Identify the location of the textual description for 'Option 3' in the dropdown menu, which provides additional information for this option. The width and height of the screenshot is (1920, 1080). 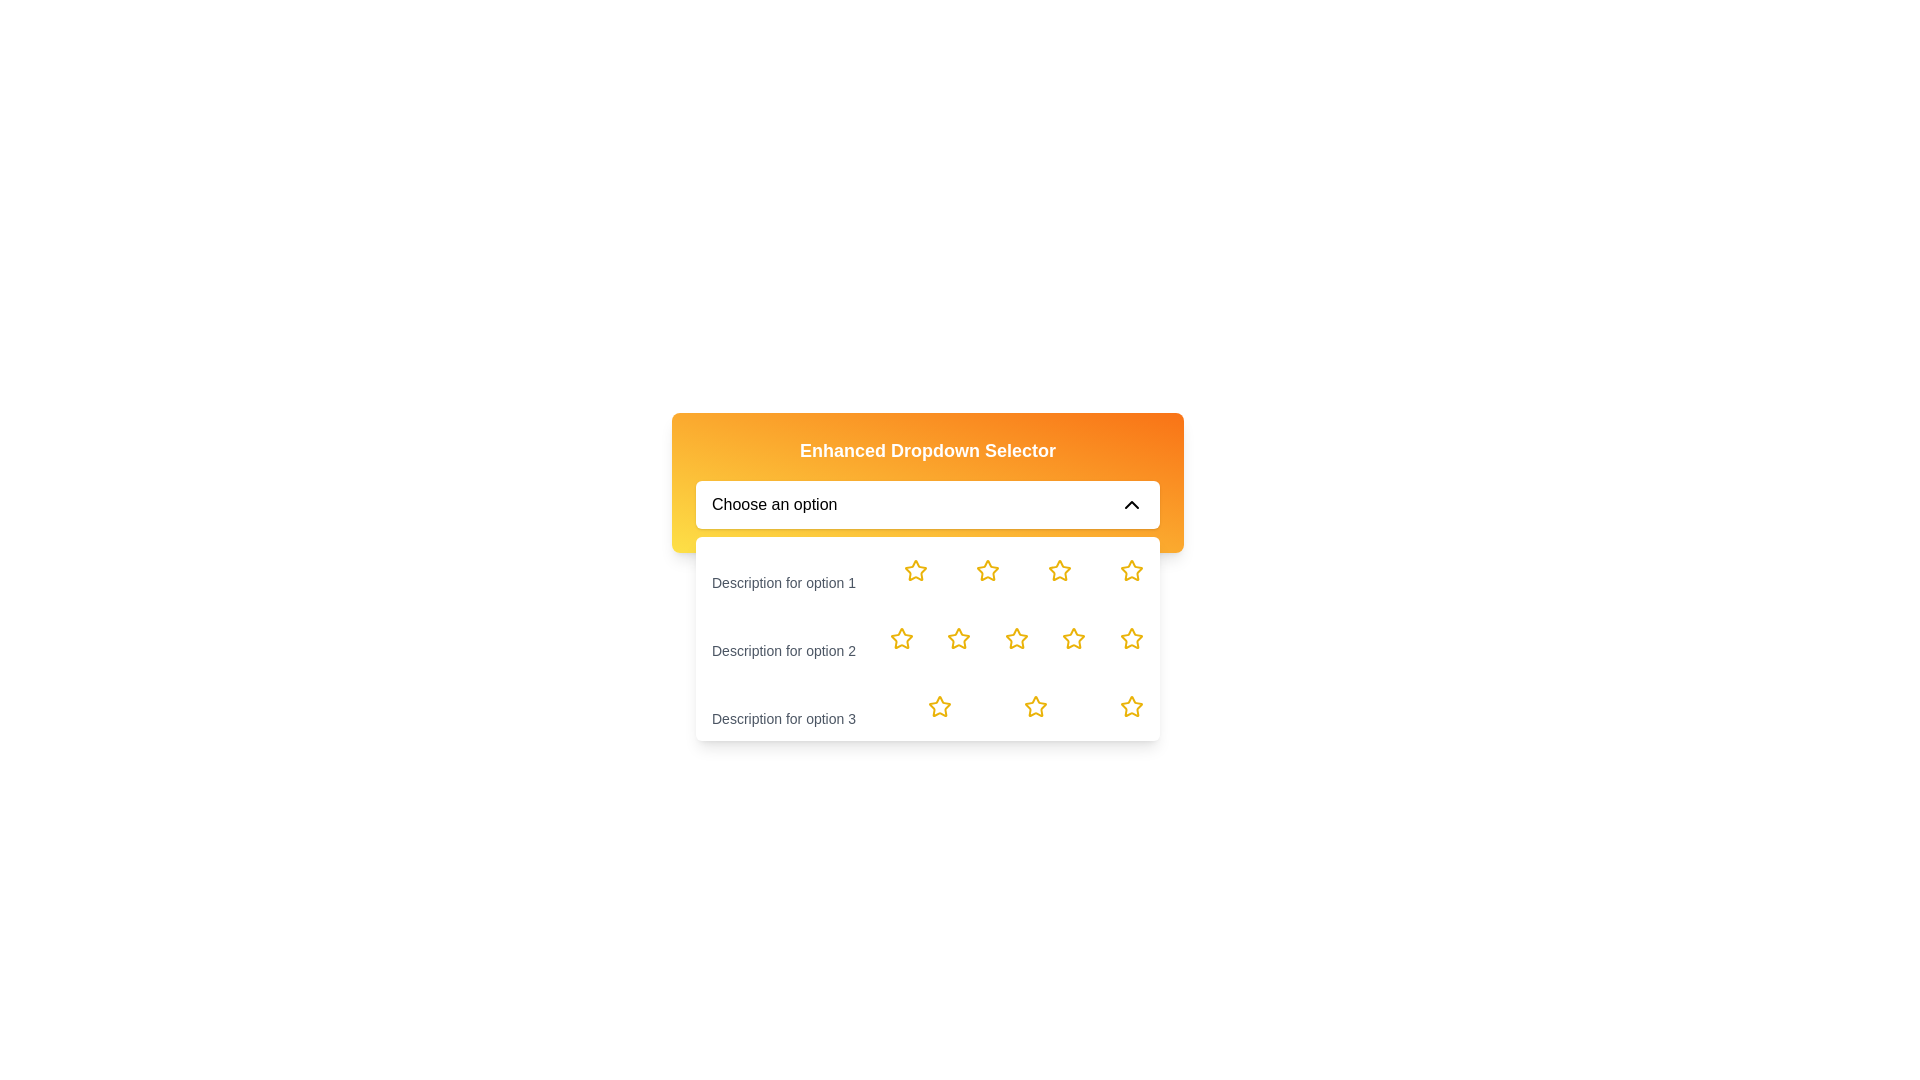
(782, 705).